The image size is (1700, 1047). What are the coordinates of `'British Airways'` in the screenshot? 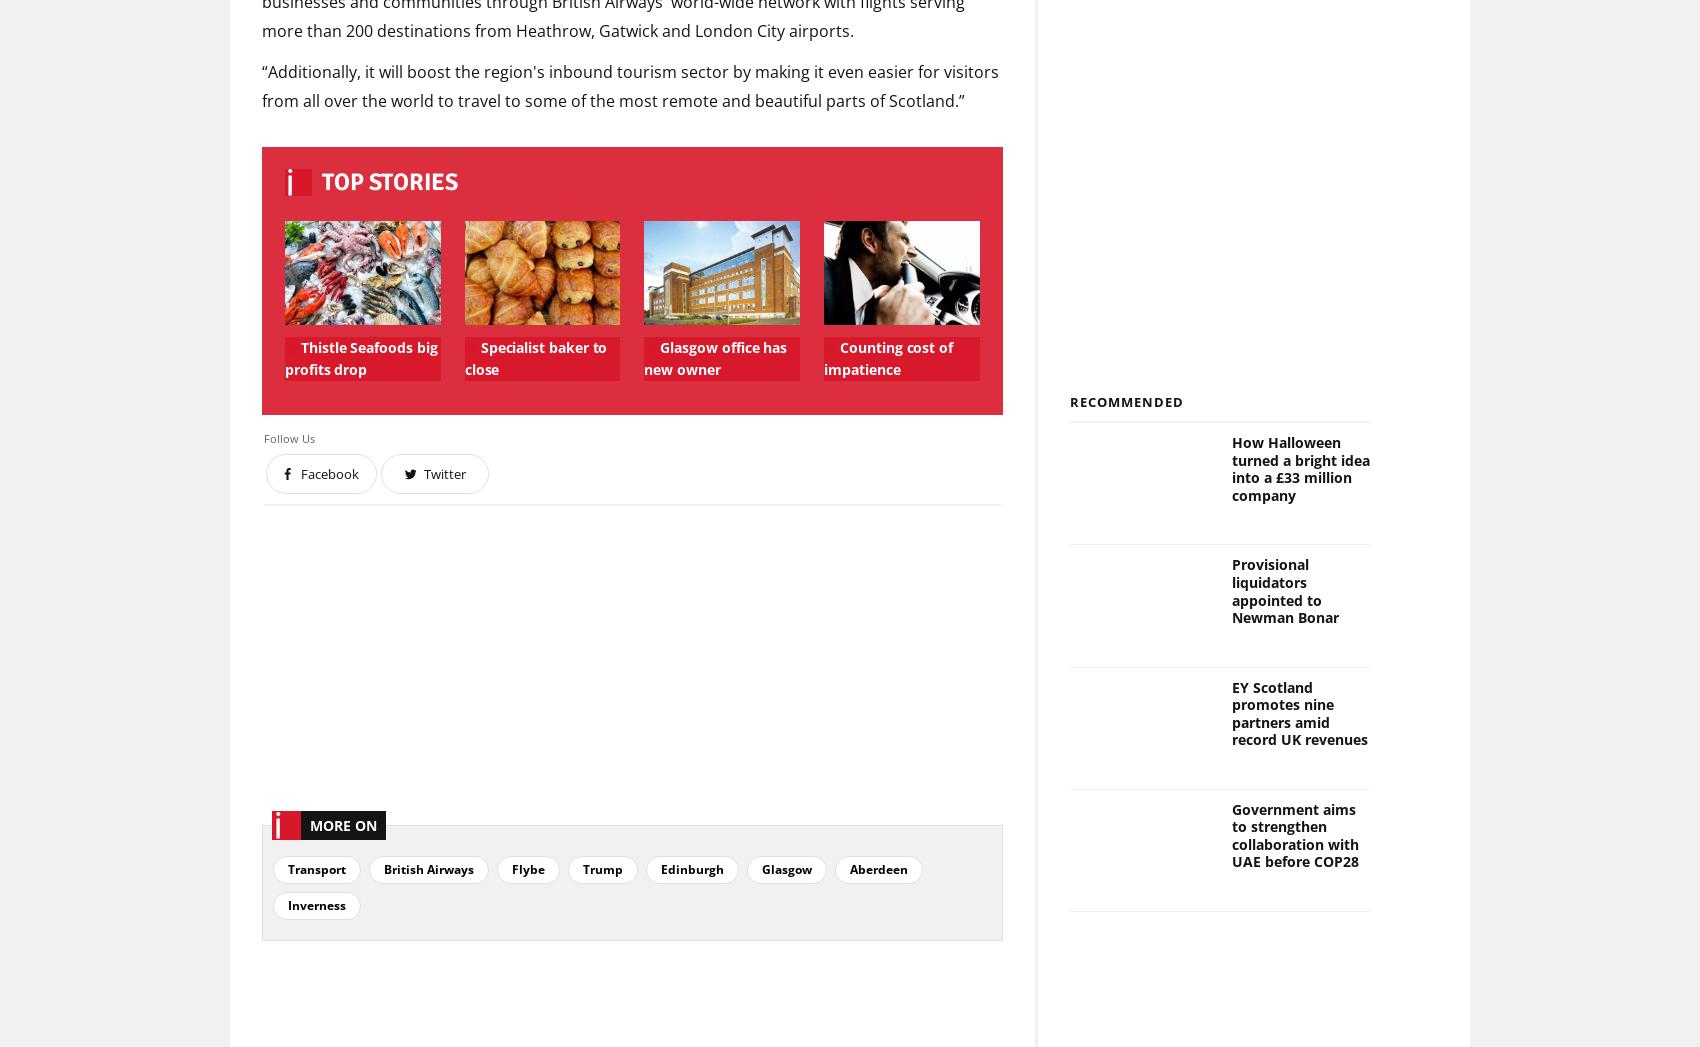 It's located at (429, 868).